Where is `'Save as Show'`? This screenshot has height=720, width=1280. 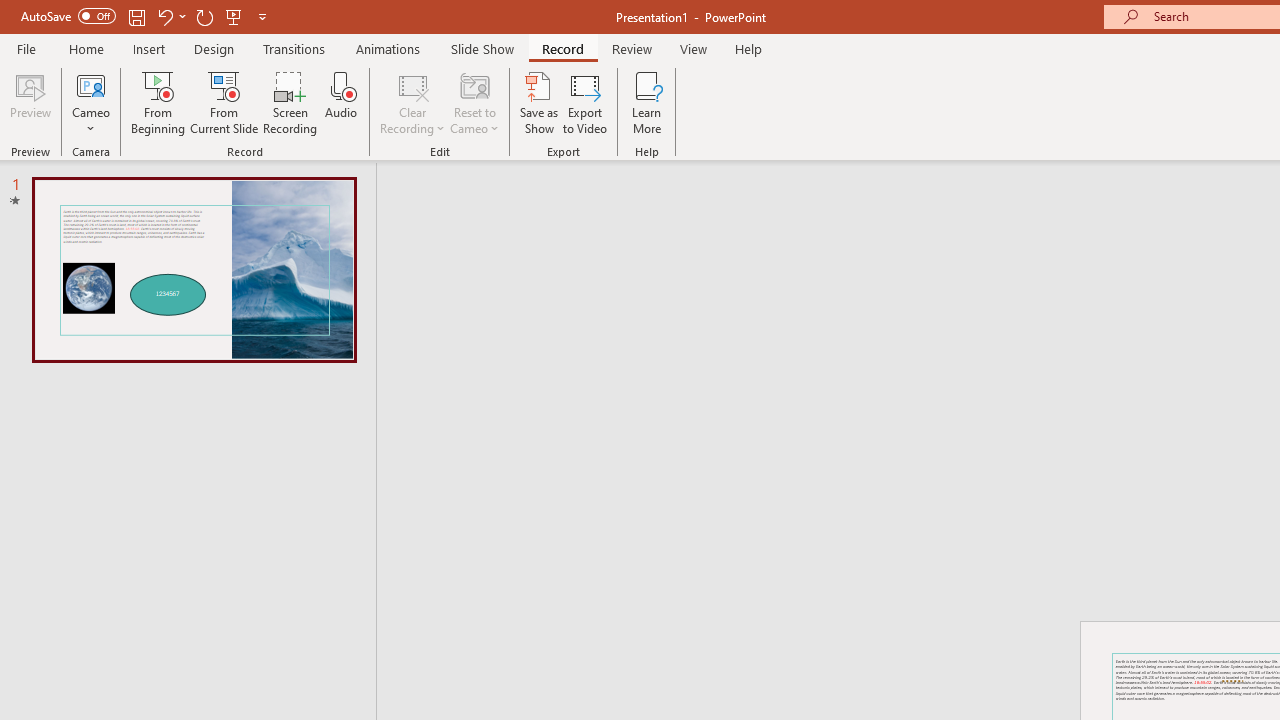 'Save as Show' is located at coordinates (539, 103).